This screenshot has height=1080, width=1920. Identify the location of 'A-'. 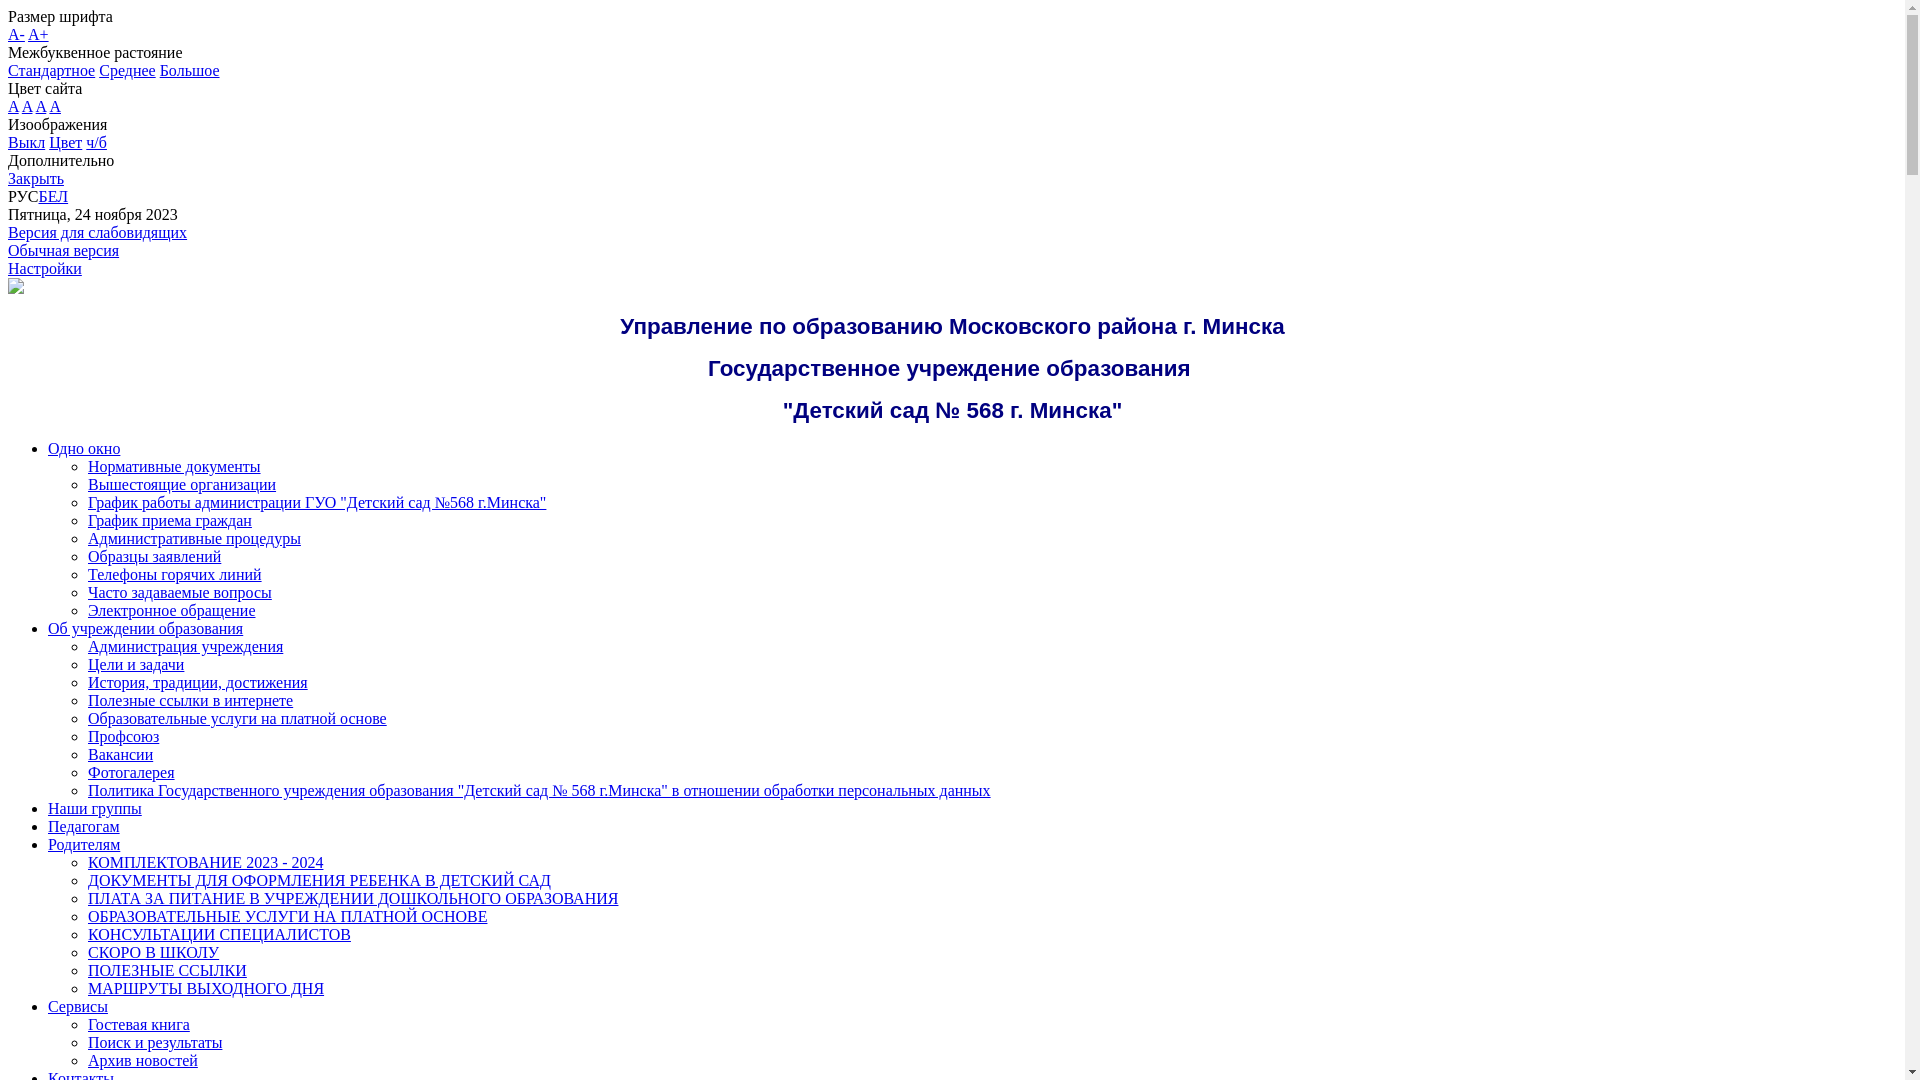
(16, 34).